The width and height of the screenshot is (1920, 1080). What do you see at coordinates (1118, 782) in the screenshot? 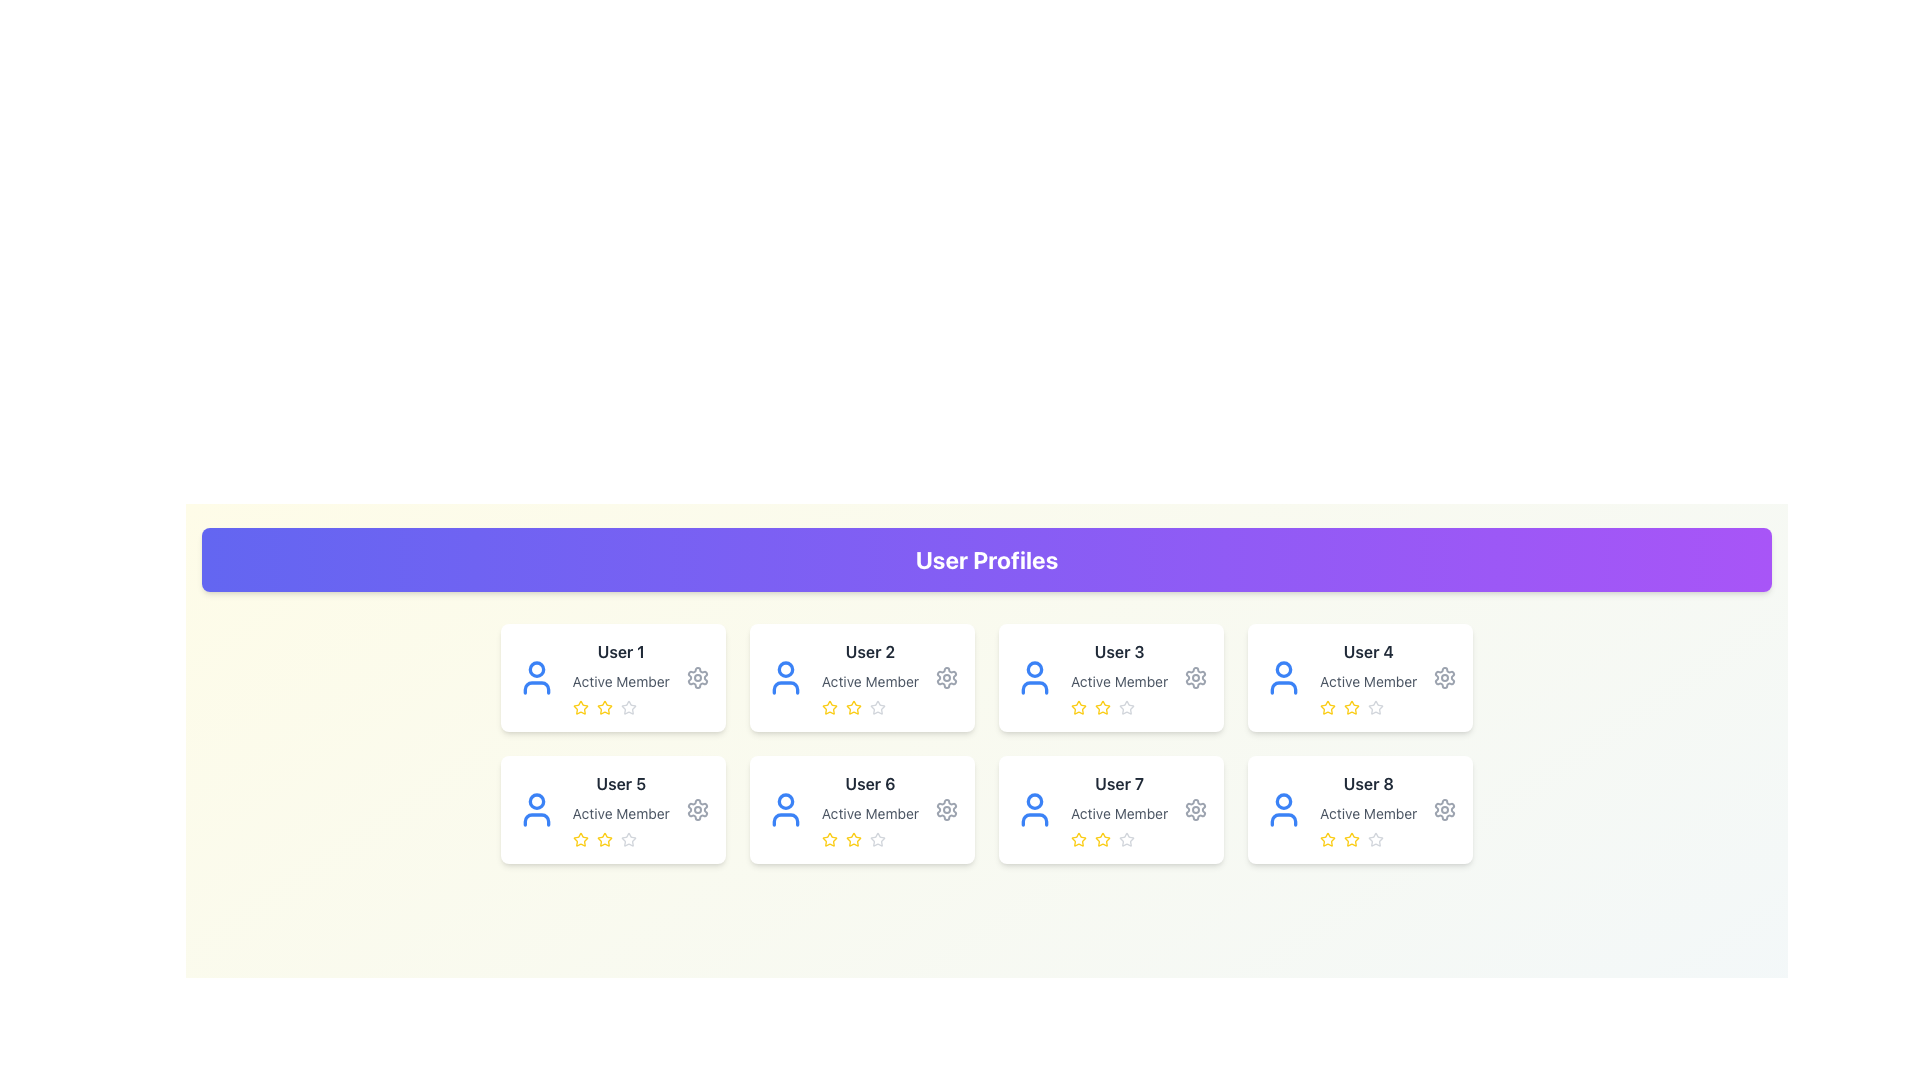
I see `the Text Label element displaying 'User 7' in bold, dark gray, located in the user profile card labeled 'User 7 Active Member' in the fourth row of the grid layout` at bounding box center [1118, 782].